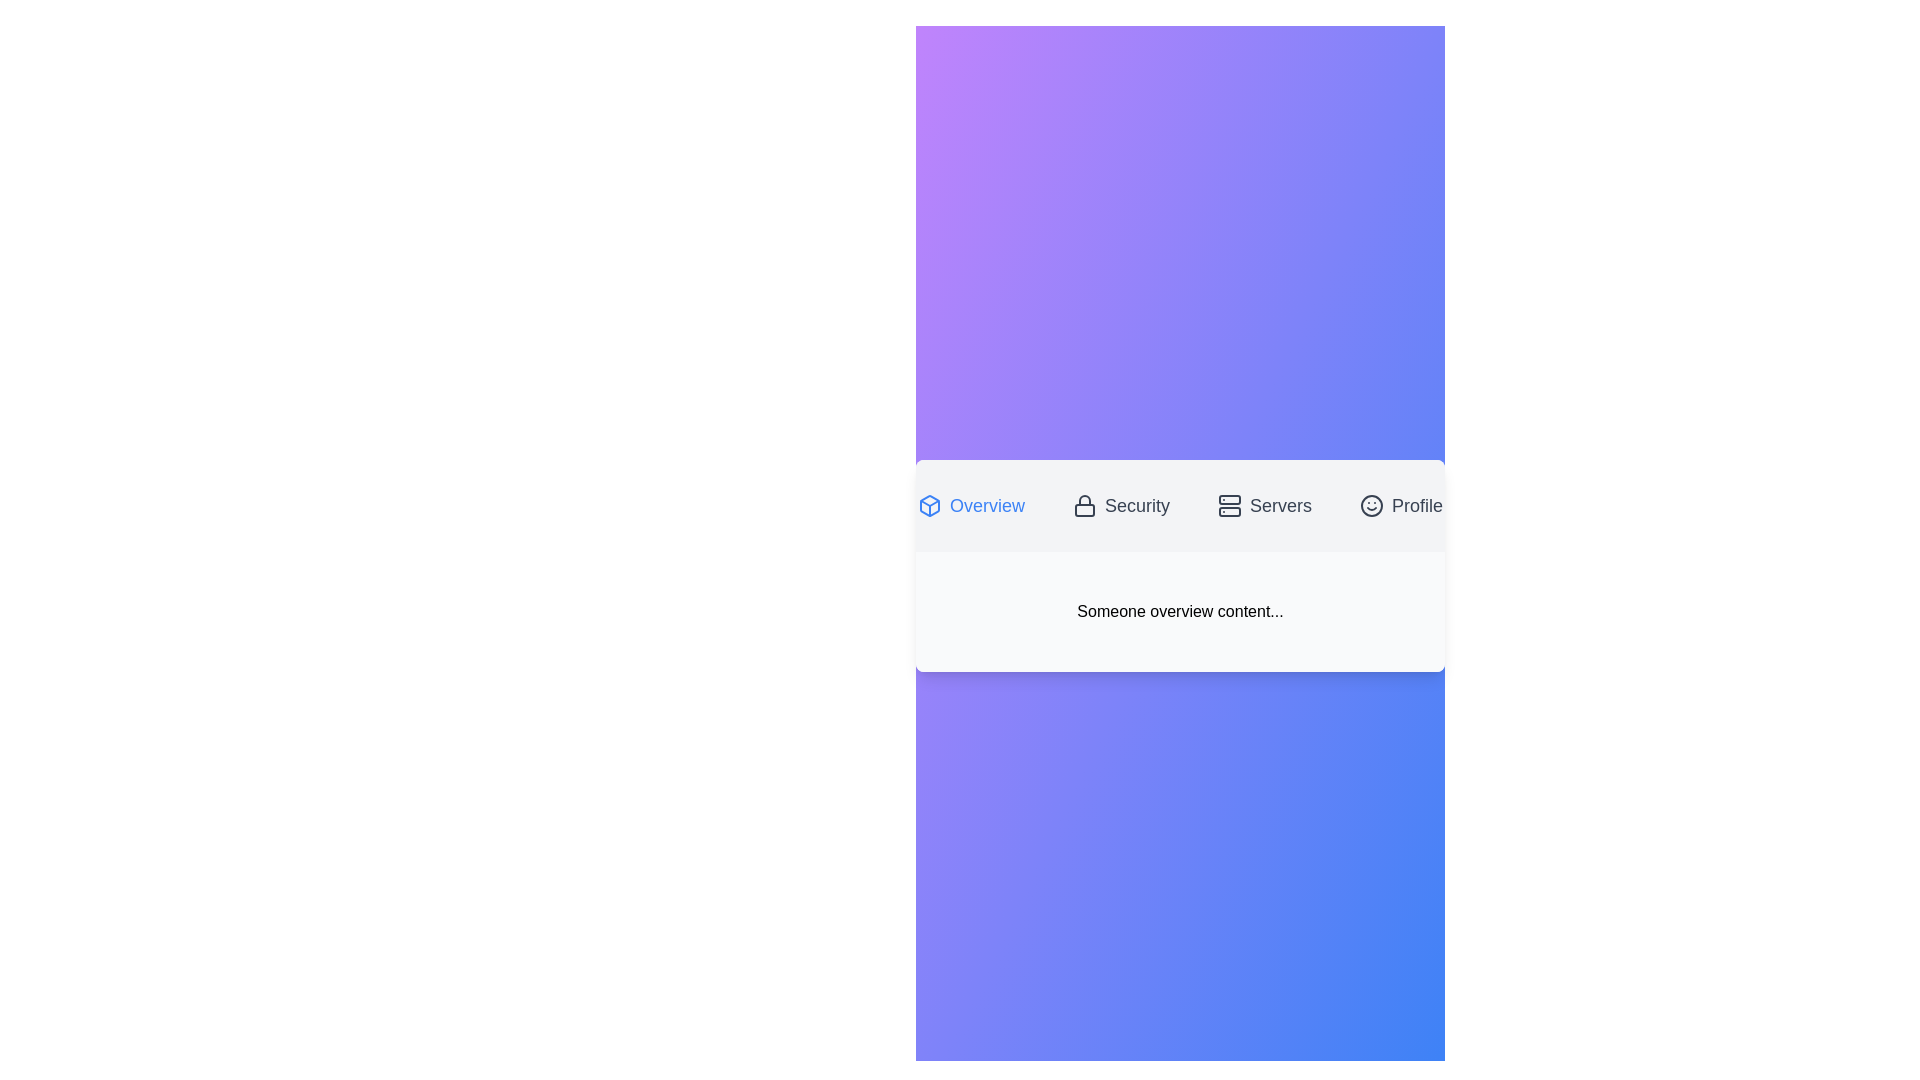 This screenshot has width=1920, height=1080. Describe the element at coordinates (987, 504) in the screenshot. I see `text from the 'Overview' label located at the far left of the horizontal menu bar, which is styled in bold blue font` at that location.